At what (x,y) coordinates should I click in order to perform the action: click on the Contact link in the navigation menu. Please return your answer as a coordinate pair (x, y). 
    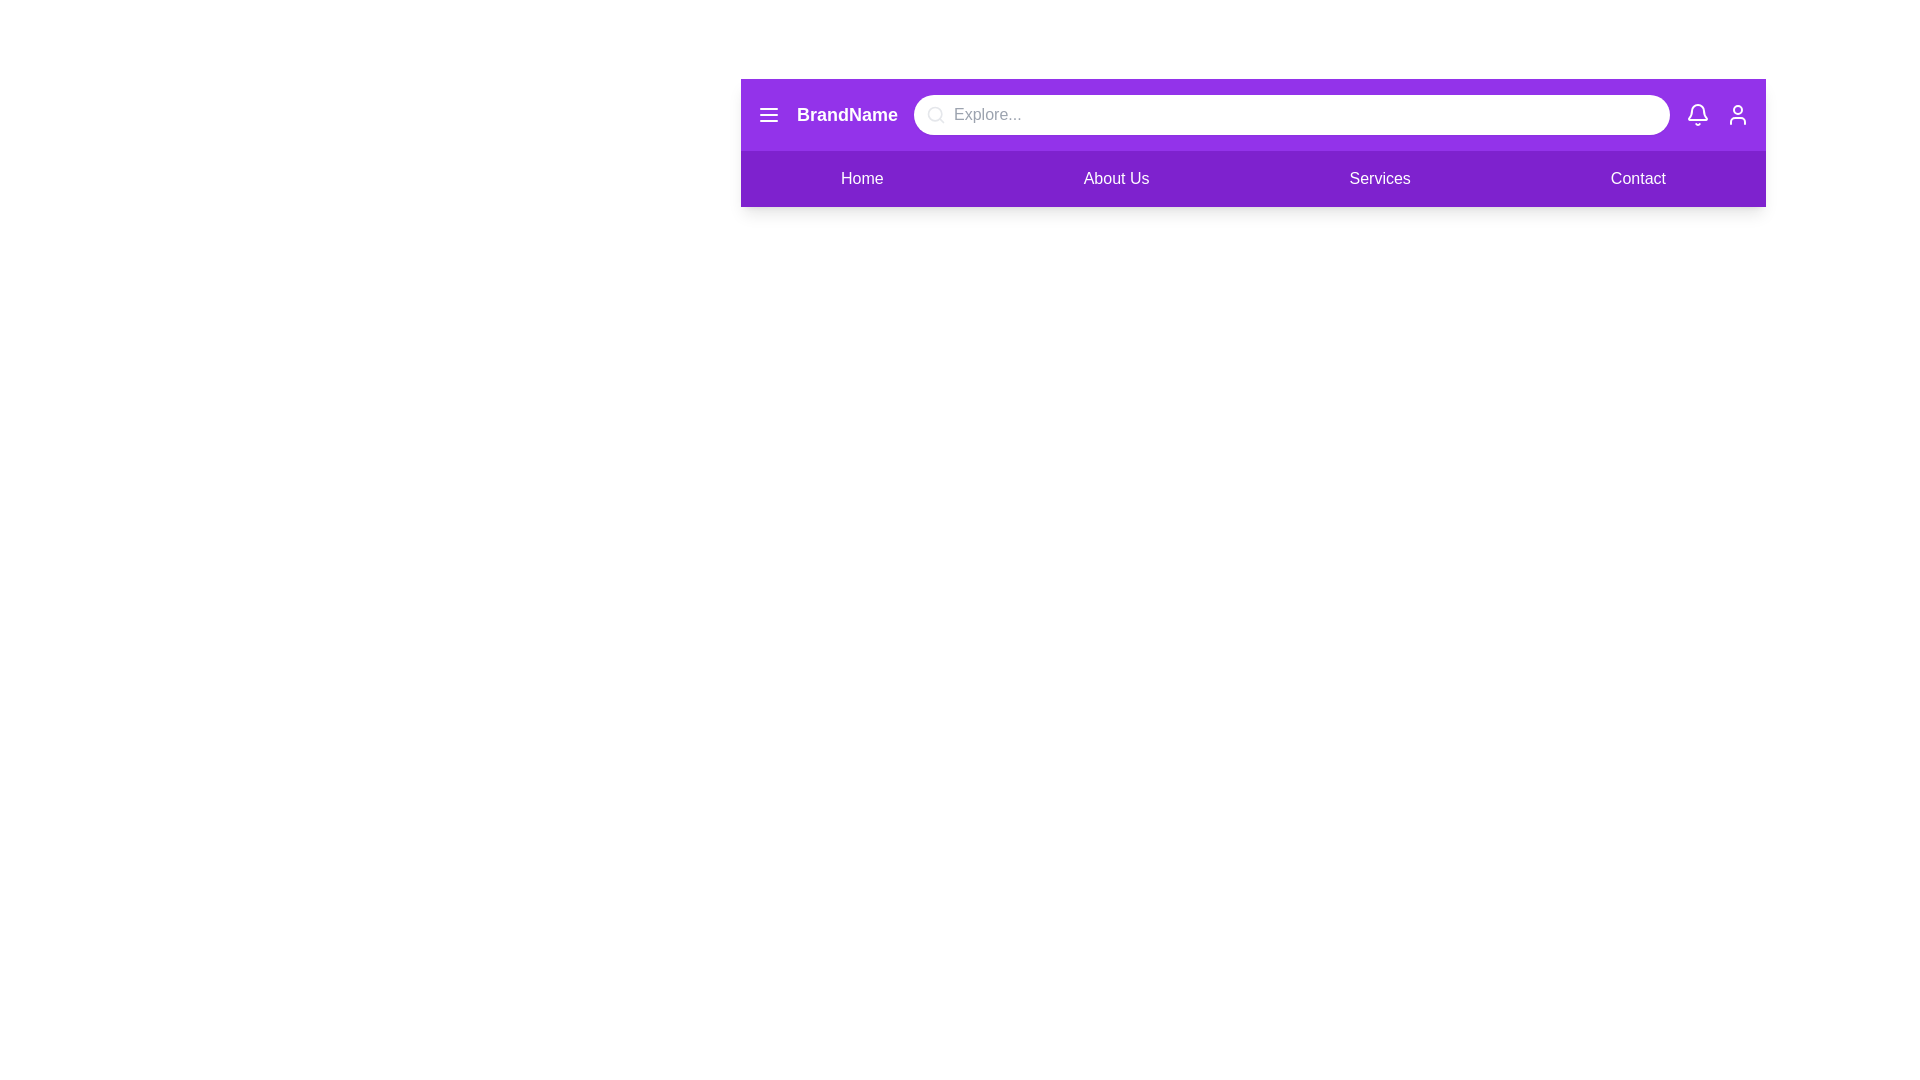
    Looking at the image, I should click on (1637, 177).